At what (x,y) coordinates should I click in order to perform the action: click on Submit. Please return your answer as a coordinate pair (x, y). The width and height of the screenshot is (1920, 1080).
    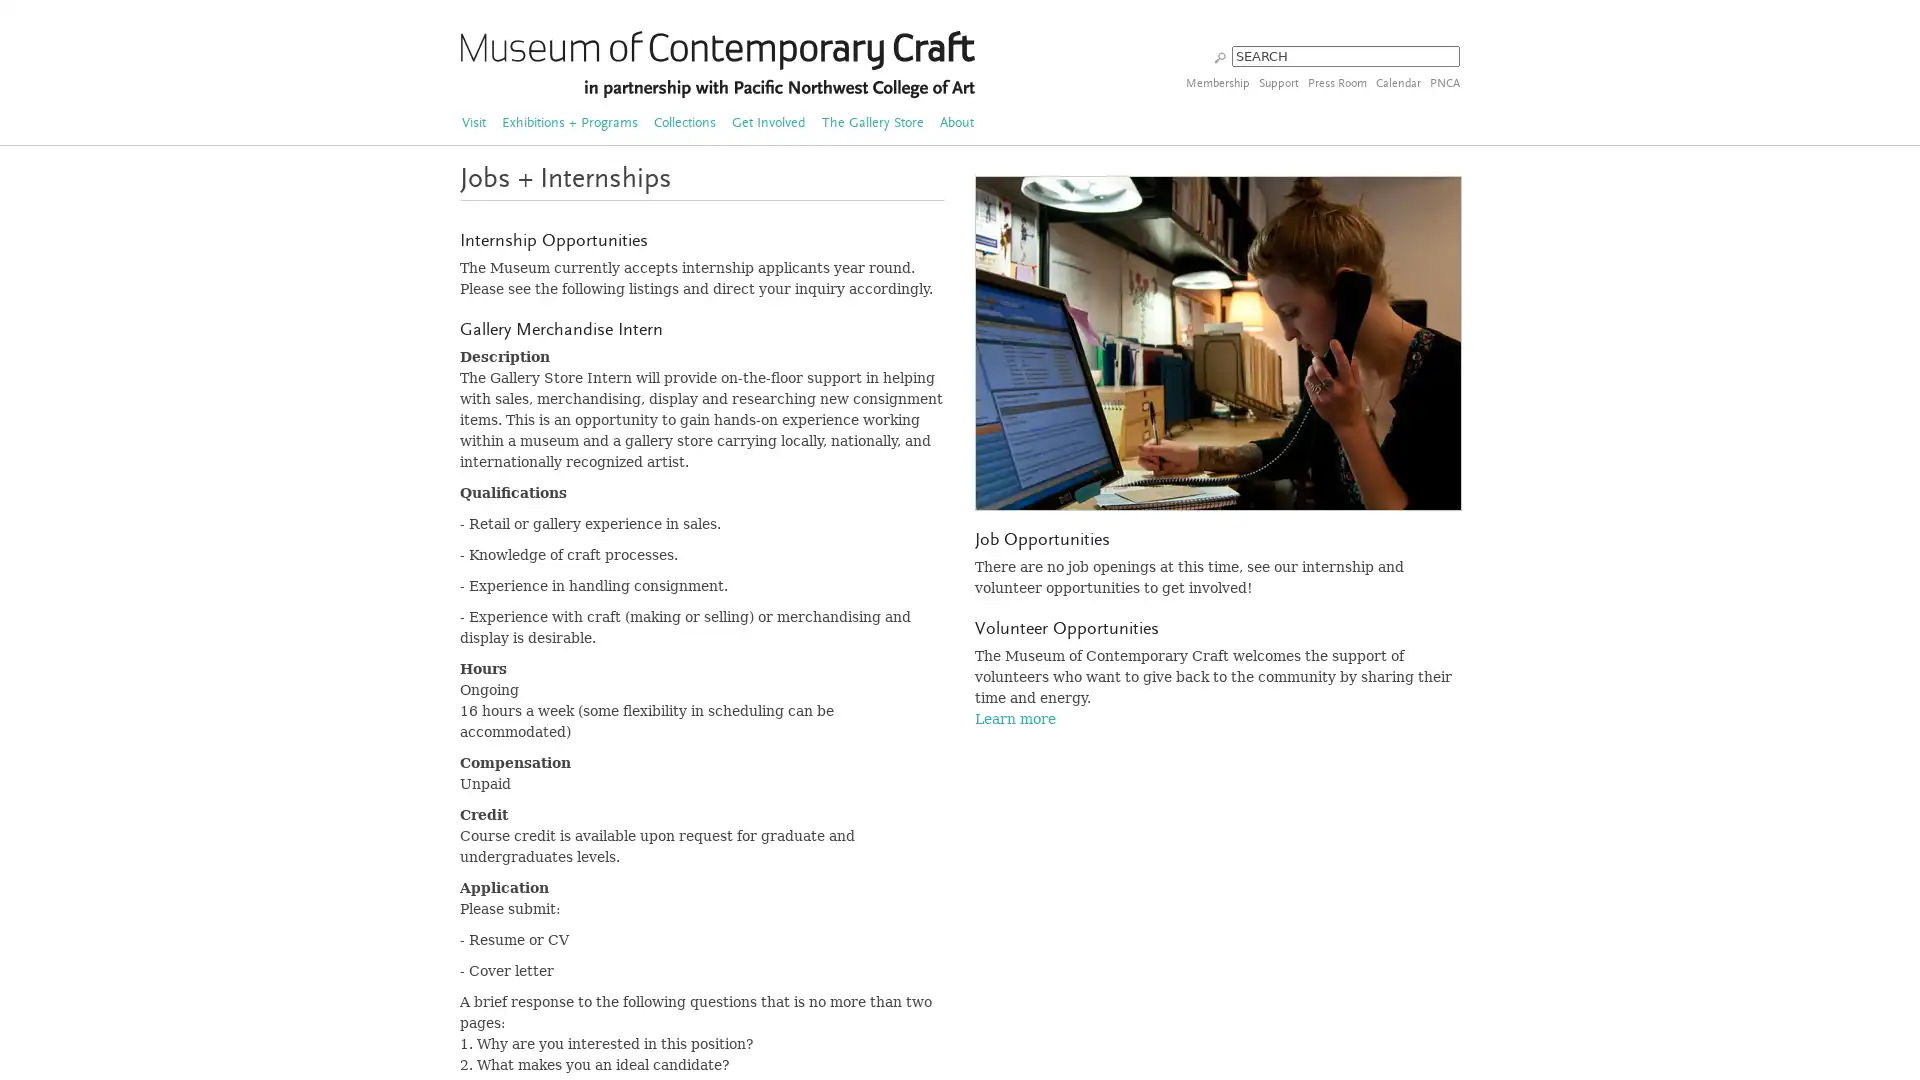
    Looking at the image, I should click on (1219, 55).